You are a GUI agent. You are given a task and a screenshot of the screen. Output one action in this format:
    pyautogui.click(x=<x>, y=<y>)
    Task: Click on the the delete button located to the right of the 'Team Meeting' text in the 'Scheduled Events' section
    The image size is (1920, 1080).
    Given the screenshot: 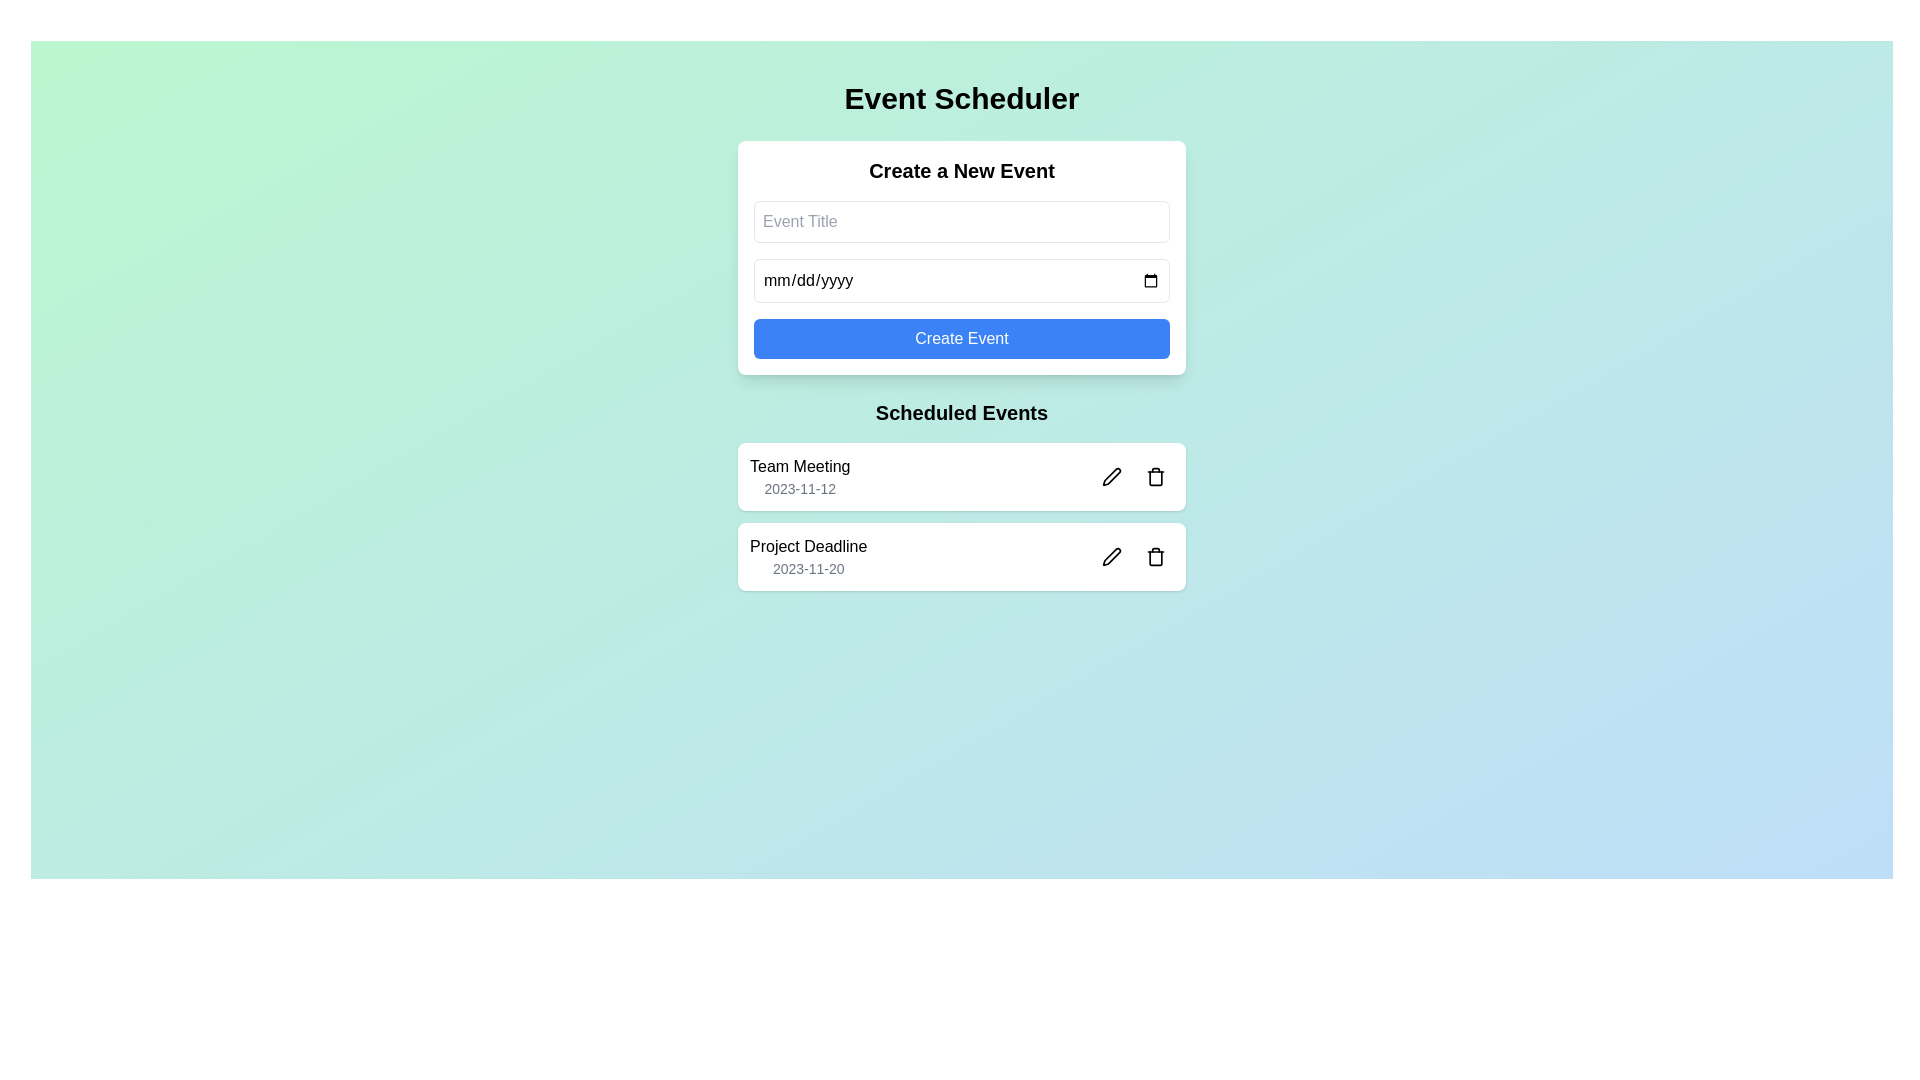 What is the action you would take?
    pyautogui.click(x=1156, y=477)
    